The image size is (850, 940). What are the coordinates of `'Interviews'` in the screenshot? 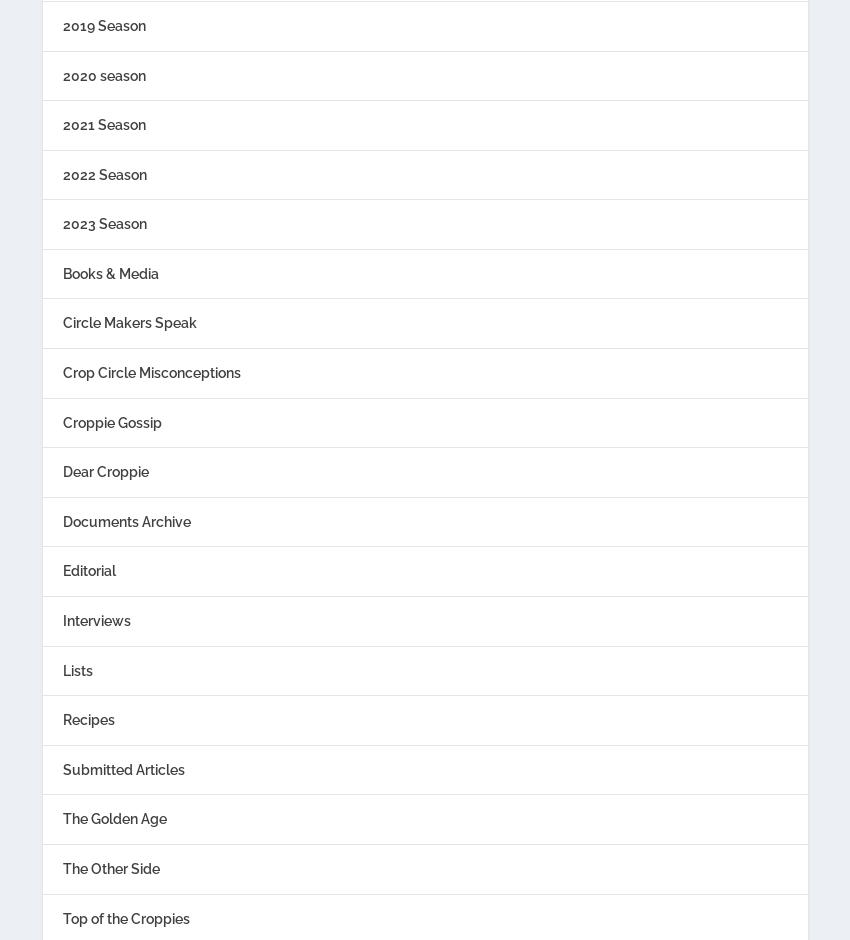 It's located at (94, 619).